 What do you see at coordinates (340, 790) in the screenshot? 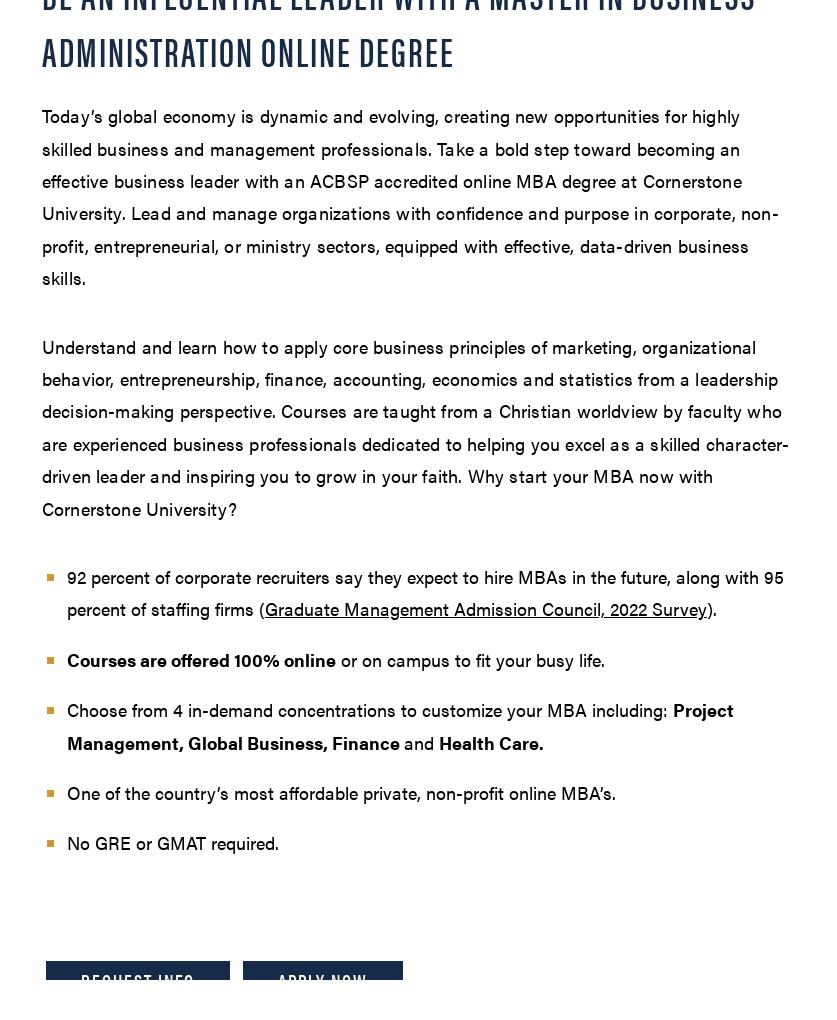
I see `'One of the country’s most affordable private, non-profit online MBA’s.'` at bounding box center [340, 790].